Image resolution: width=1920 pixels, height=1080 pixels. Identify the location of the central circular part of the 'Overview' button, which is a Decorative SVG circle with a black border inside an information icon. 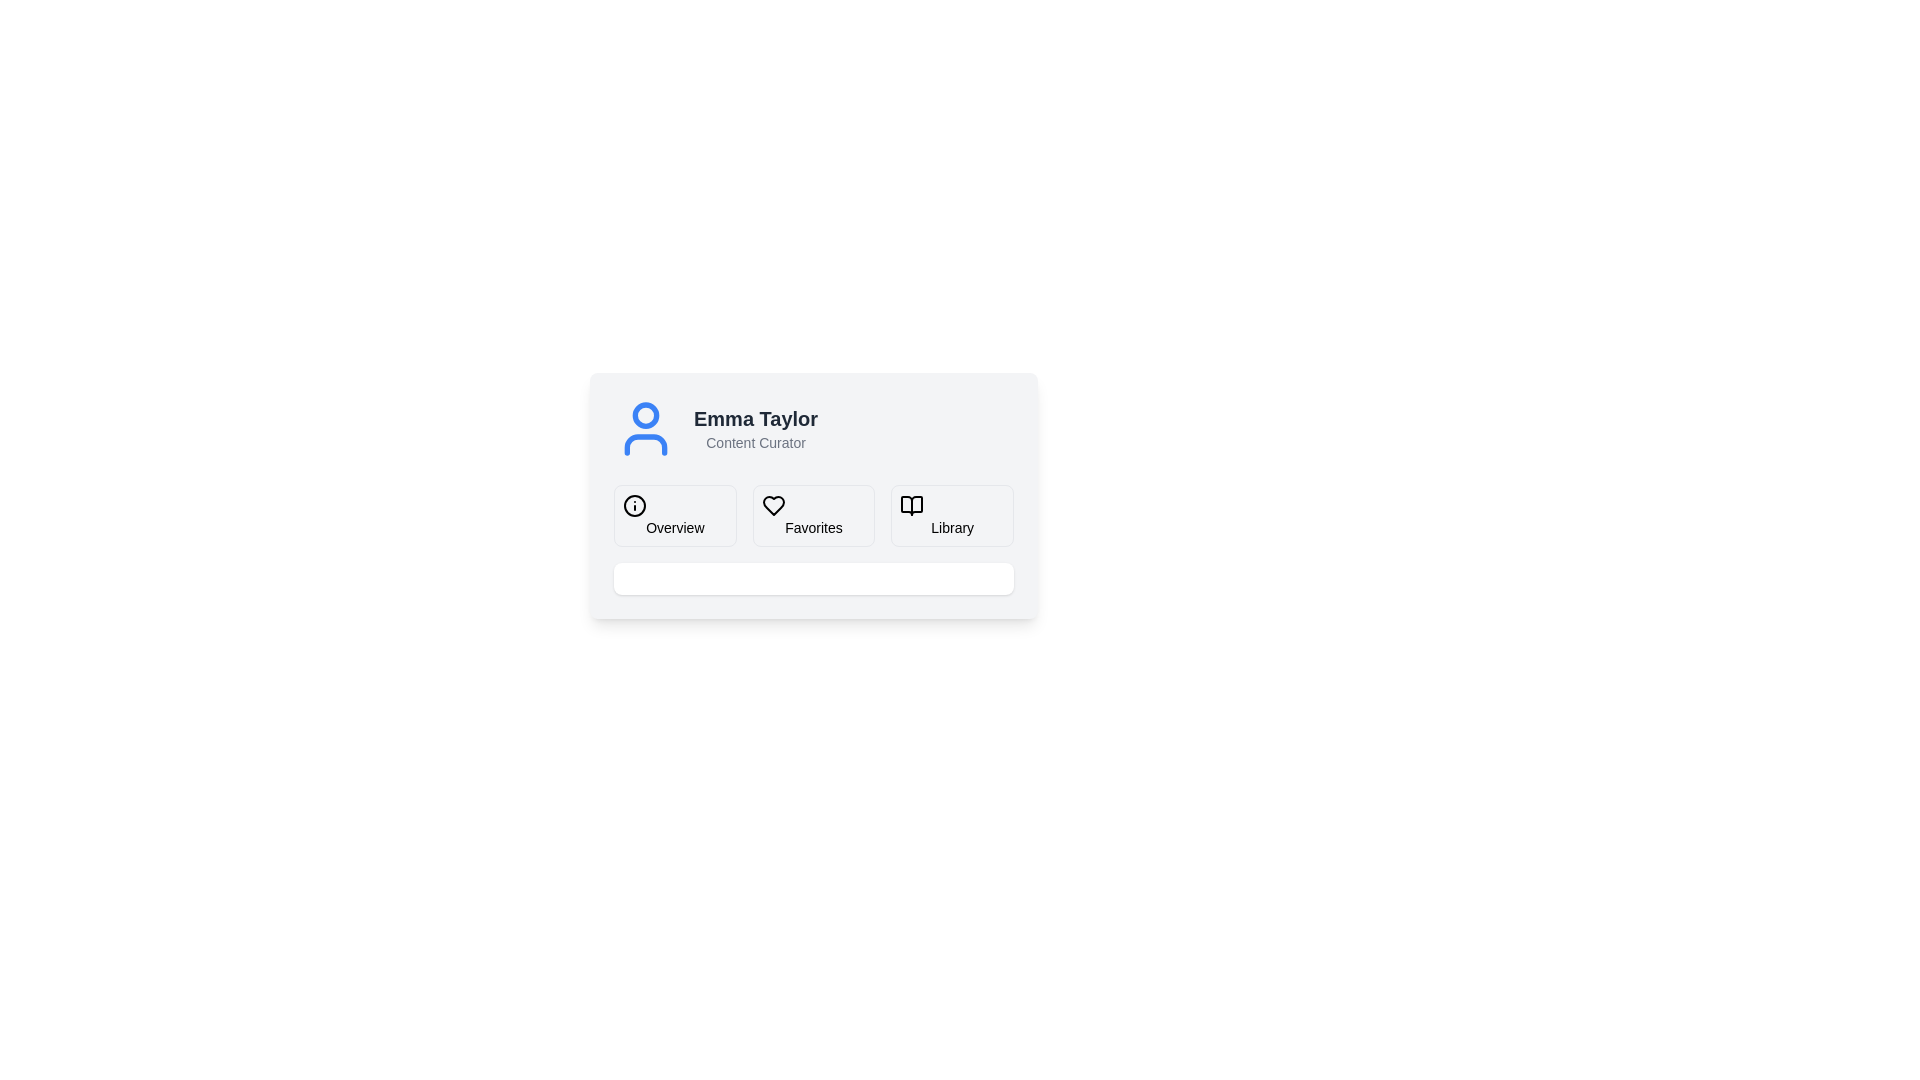
(633, 504).